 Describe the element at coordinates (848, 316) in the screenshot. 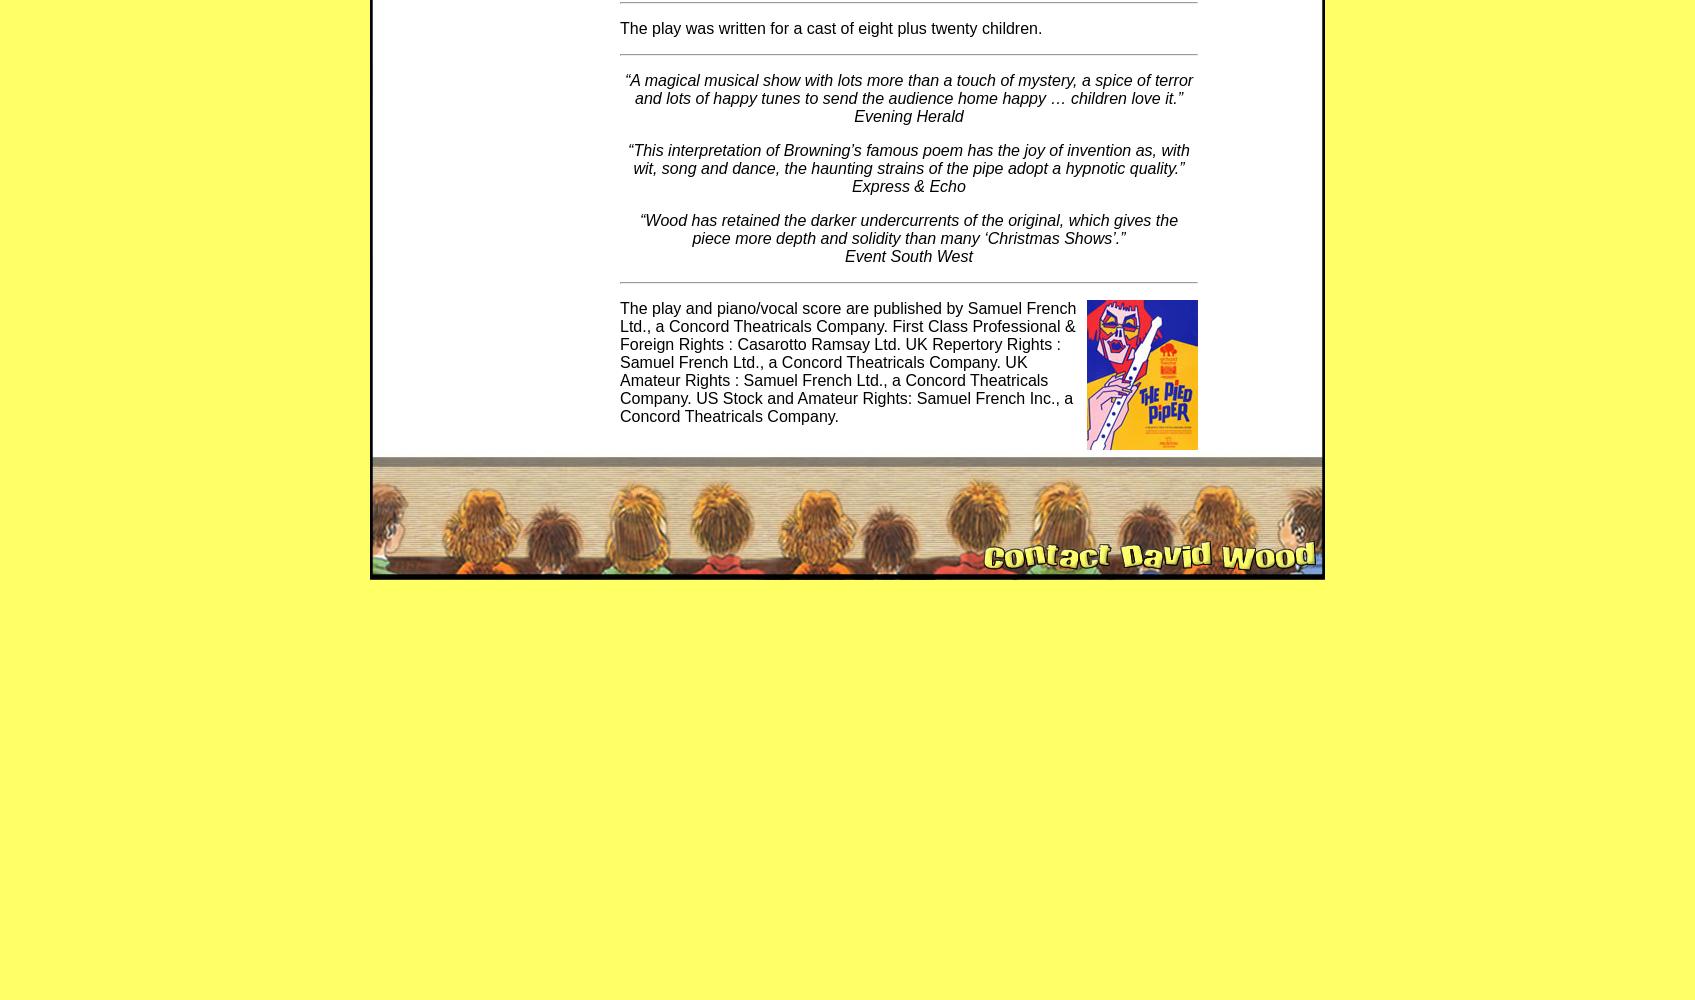

I see `'Samuel French Ltd., a Concord Theatricals Company'` at that location.